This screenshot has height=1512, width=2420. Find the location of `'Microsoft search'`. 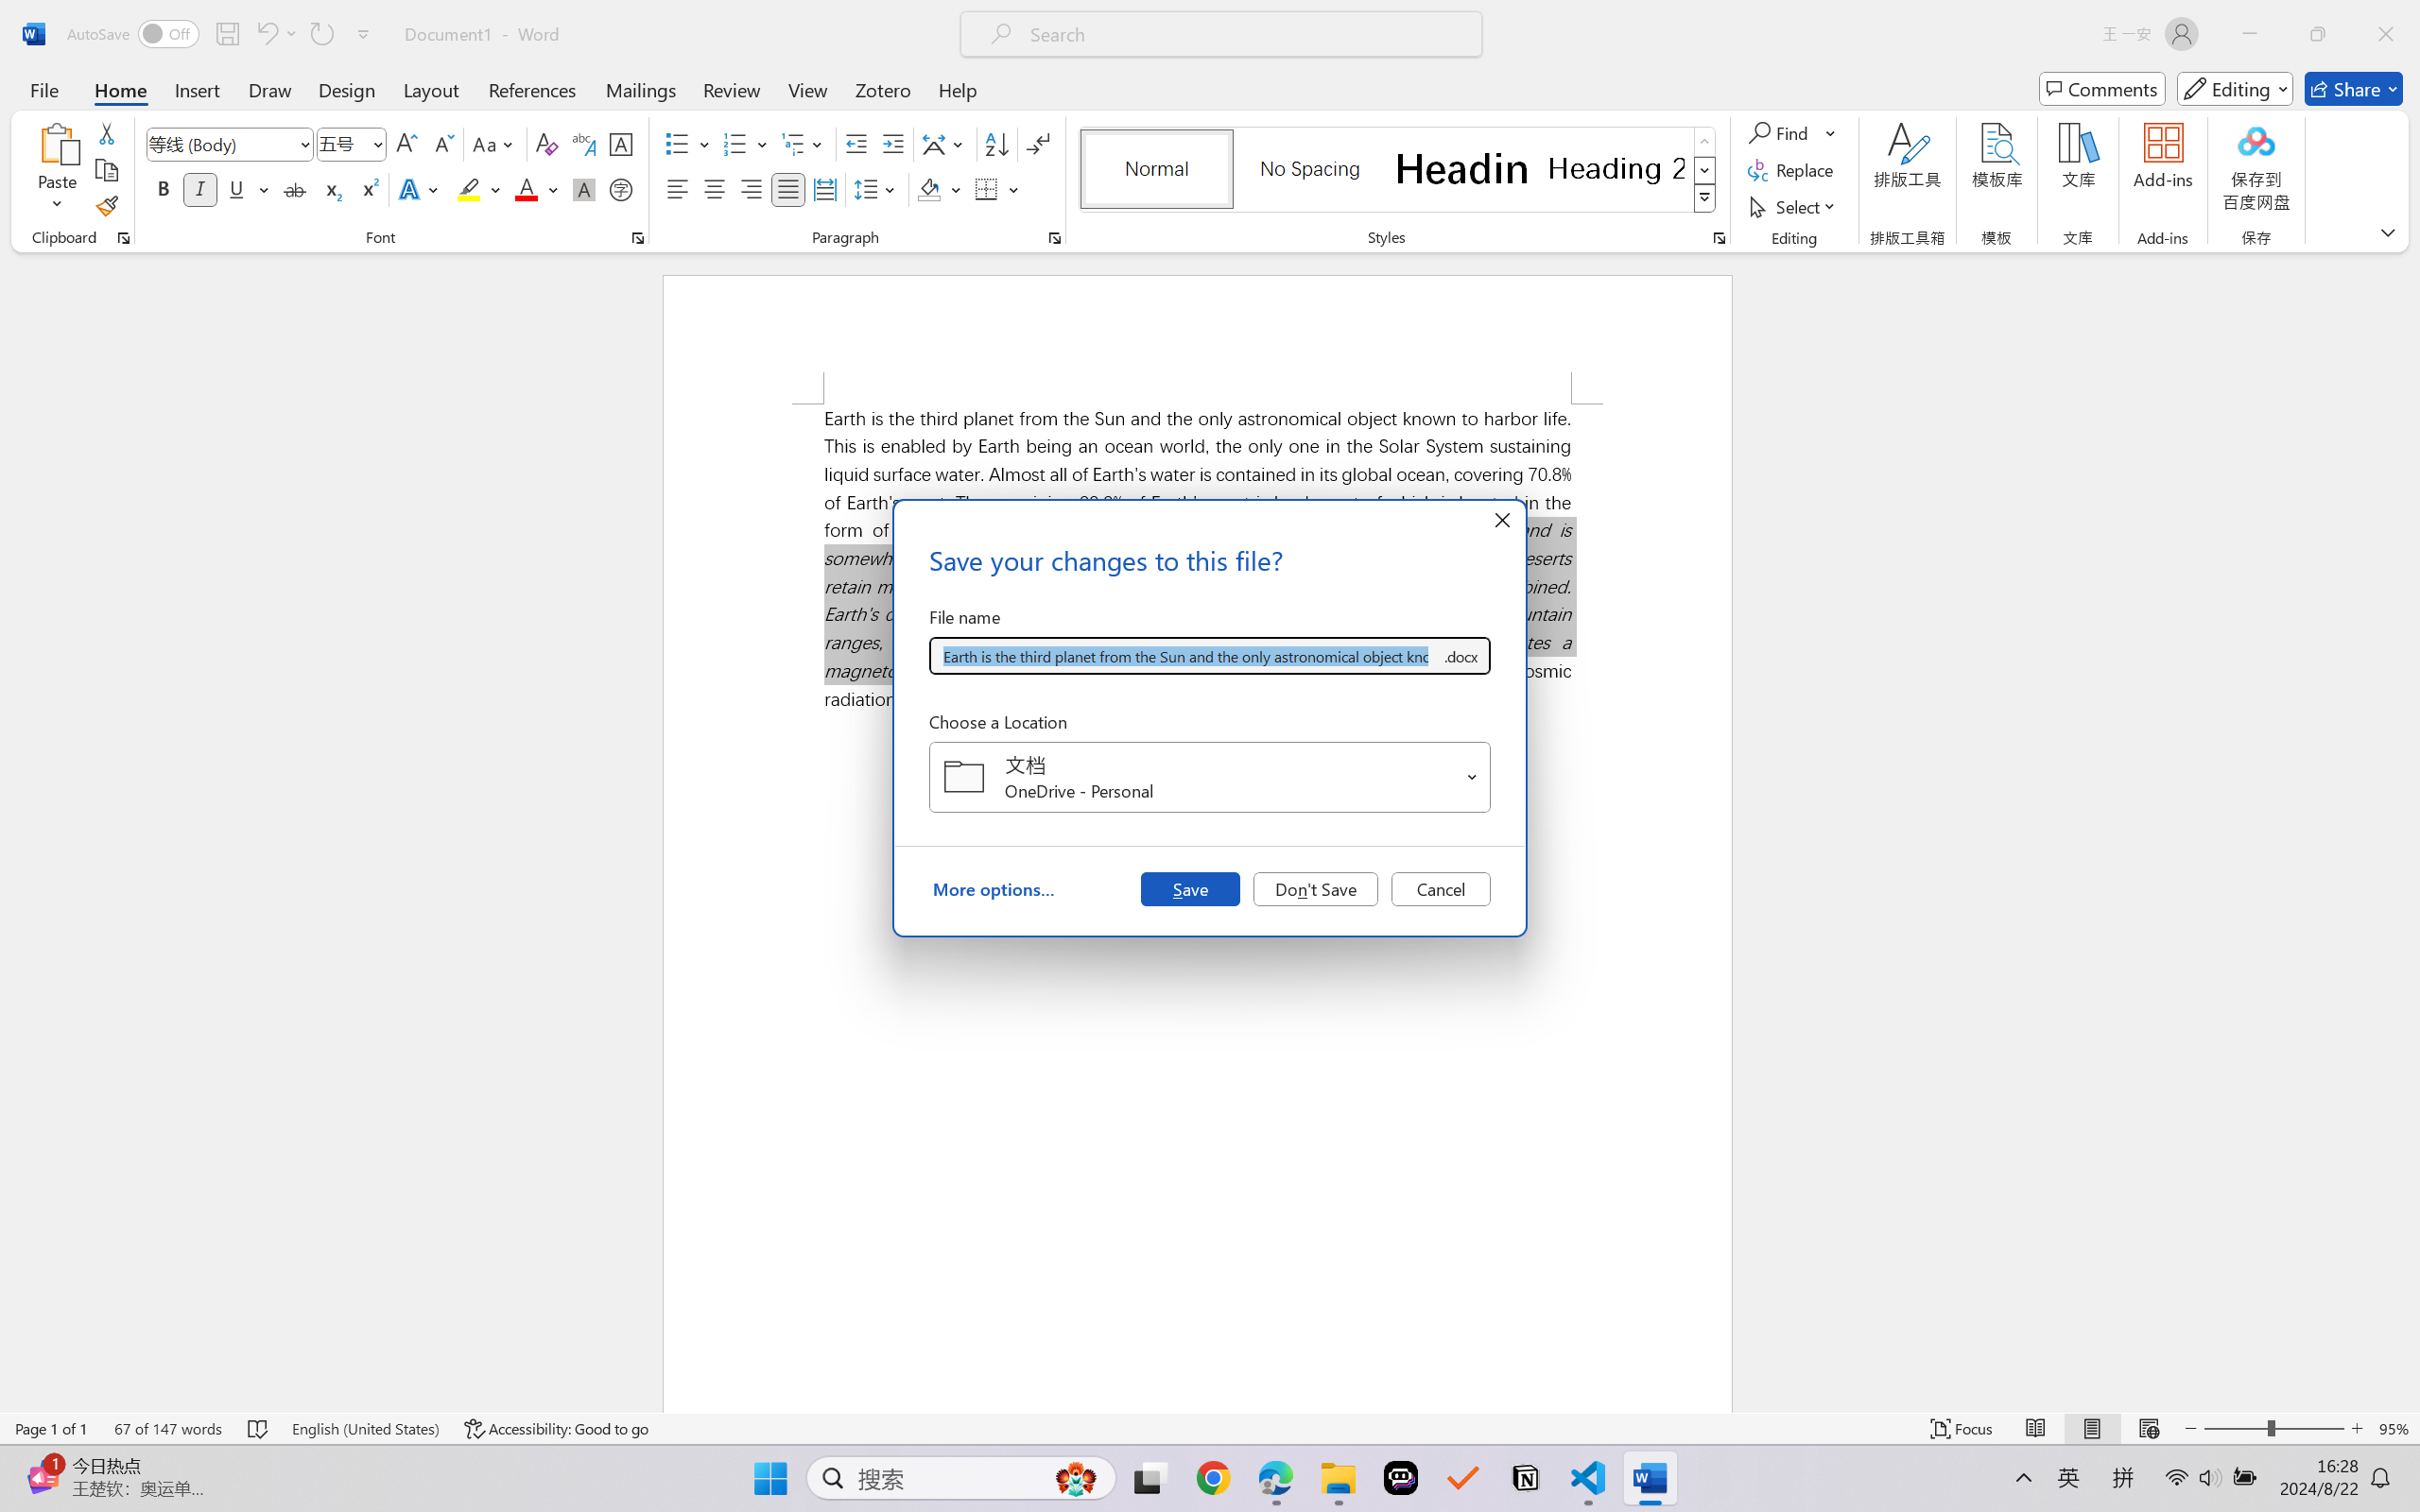

'Microsoft search' is located at coordinates (1246, 33).